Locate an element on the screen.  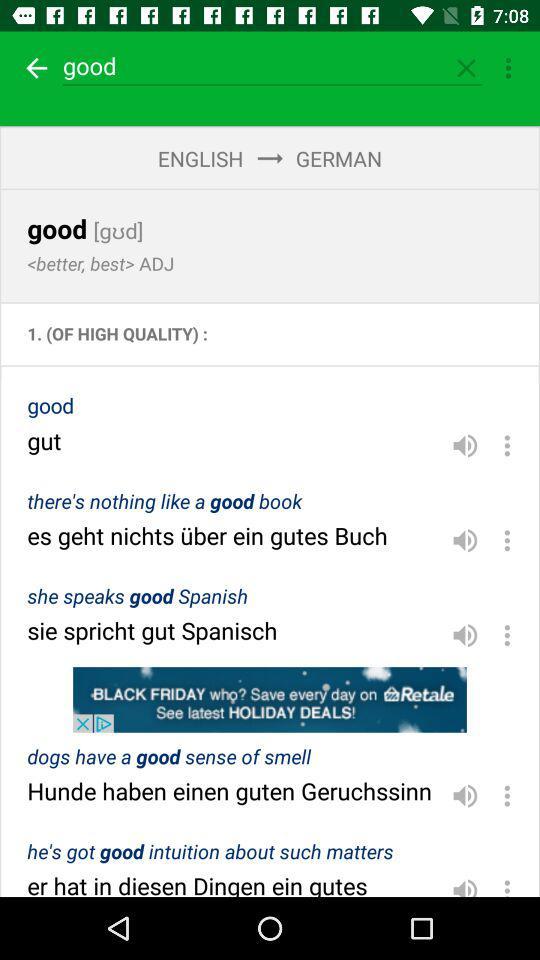
go back is located at coordinates (33, 68).